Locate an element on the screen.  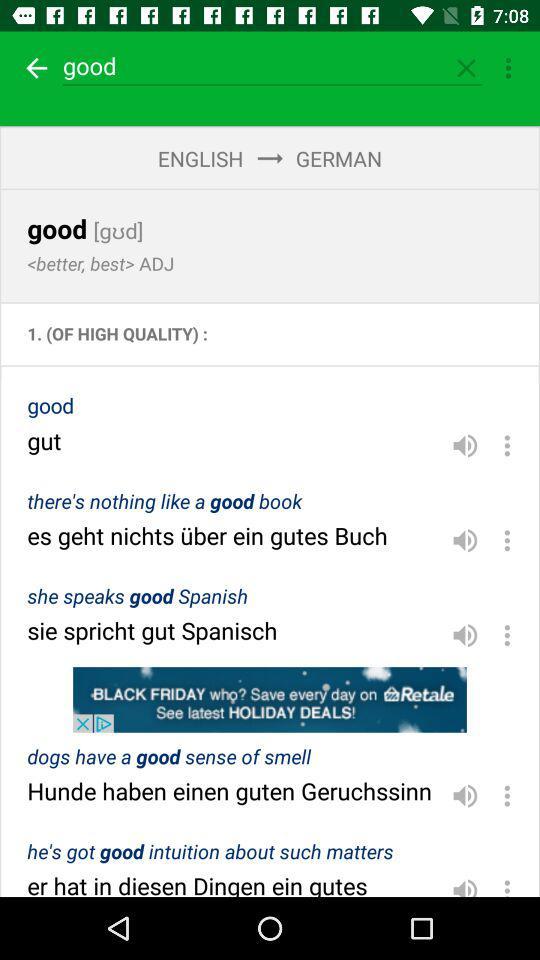
go back is located at coordinates (33, 68).